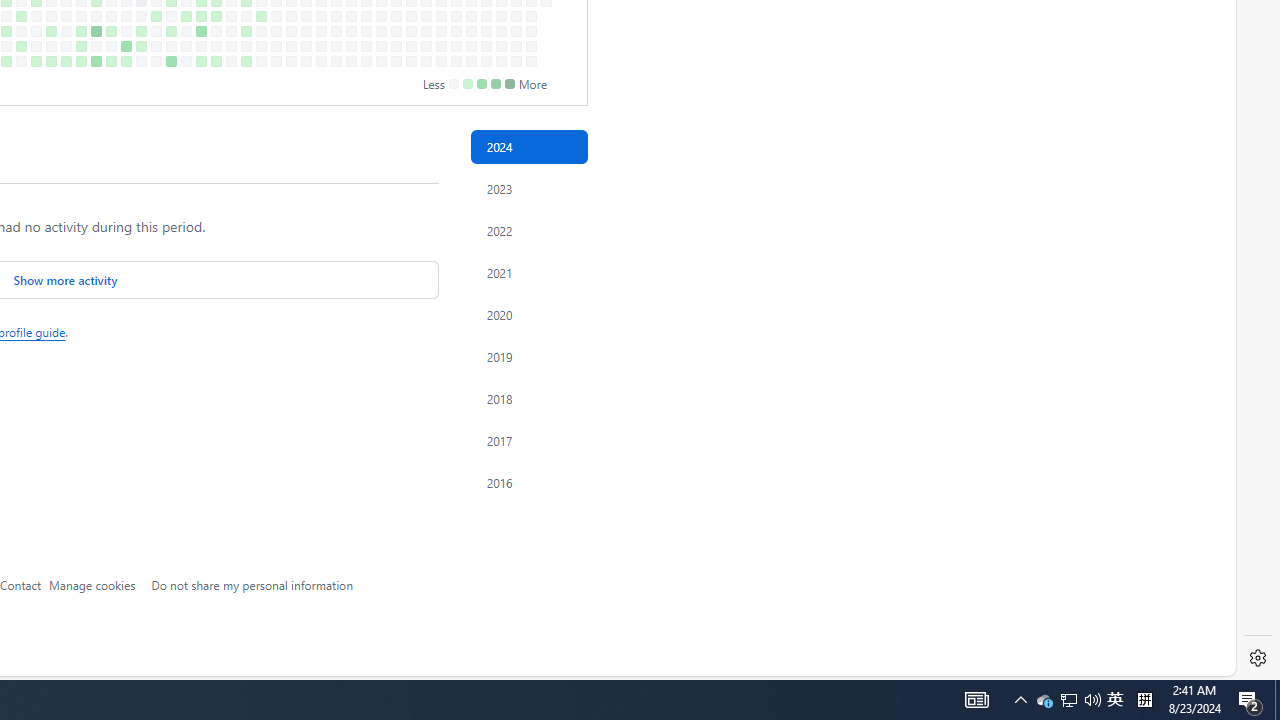 Image resolution: width=1280 pixels, height=720 pixels. Describe the element at coordinates (528, 440) in the screenshot. I see `'2017'` at that location.